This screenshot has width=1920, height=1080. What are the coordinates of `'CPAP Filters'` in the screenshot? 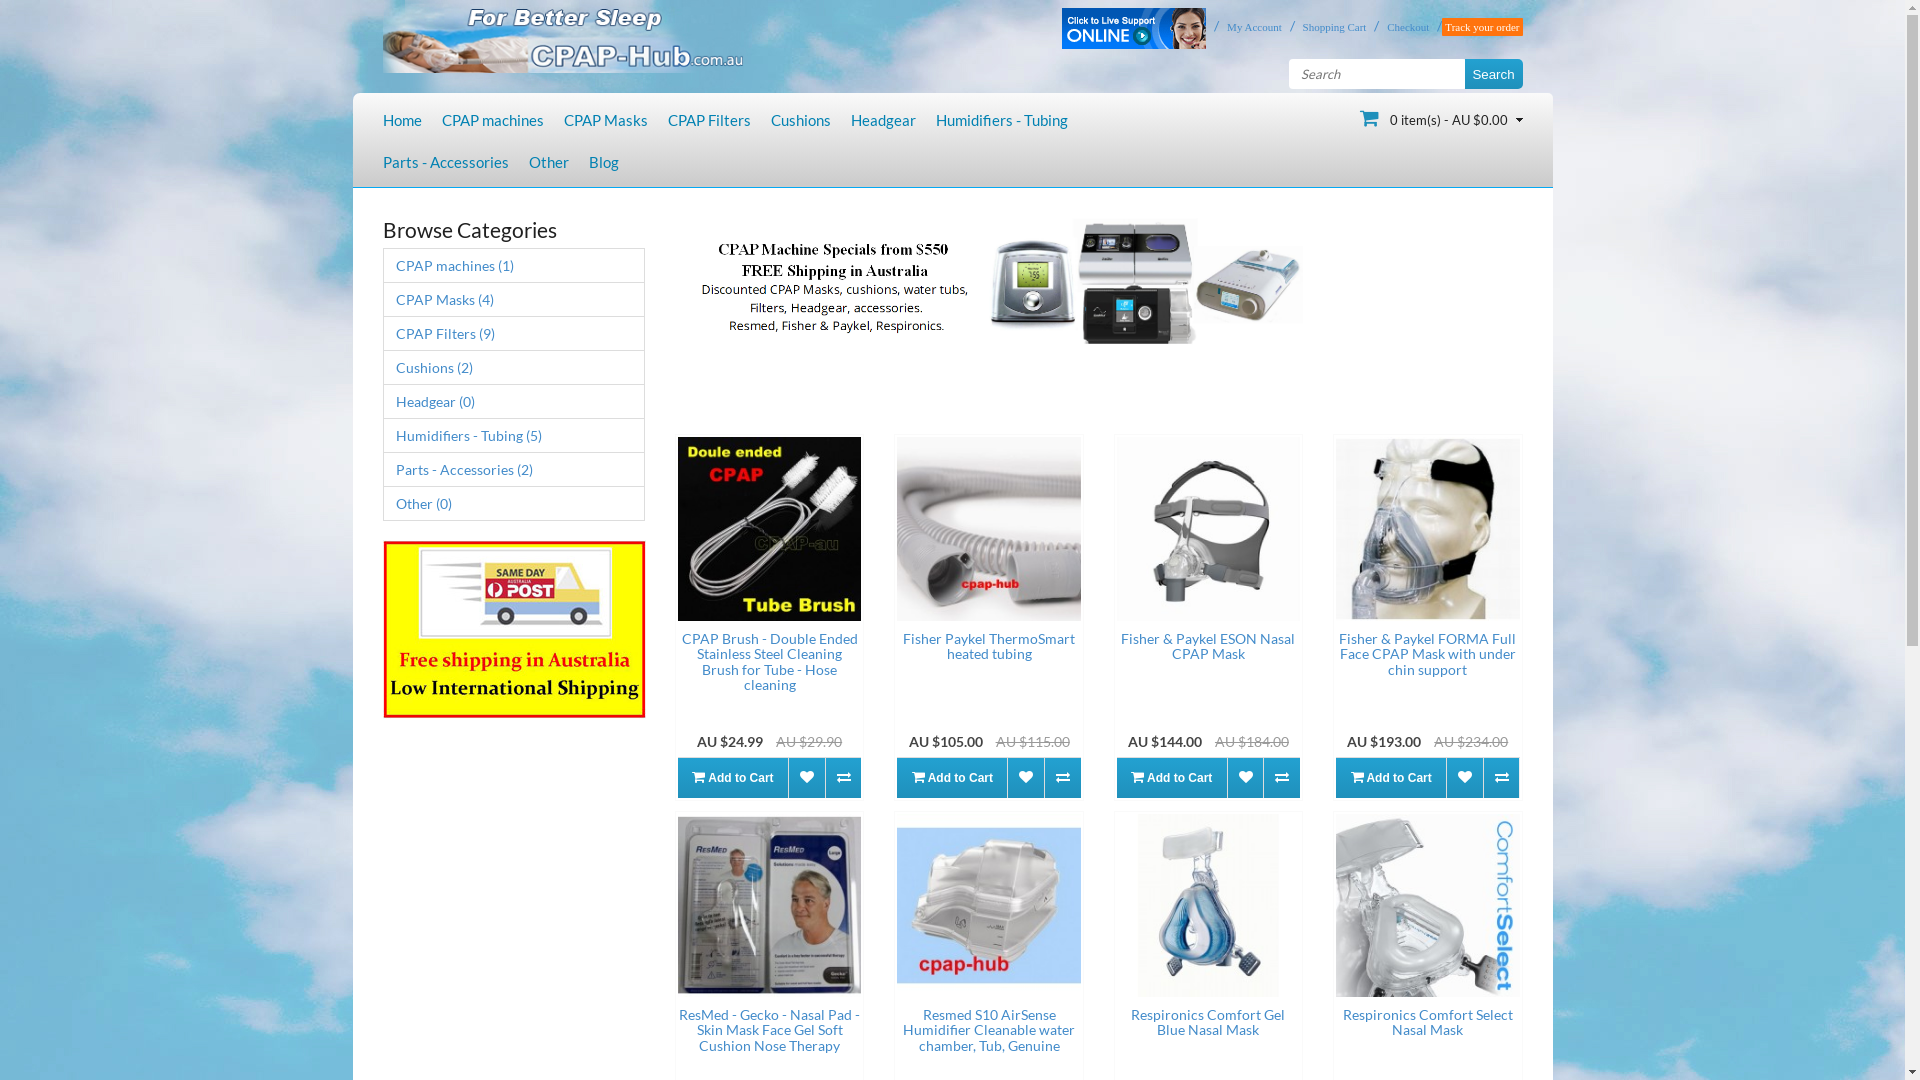 It's located at (709, 119).